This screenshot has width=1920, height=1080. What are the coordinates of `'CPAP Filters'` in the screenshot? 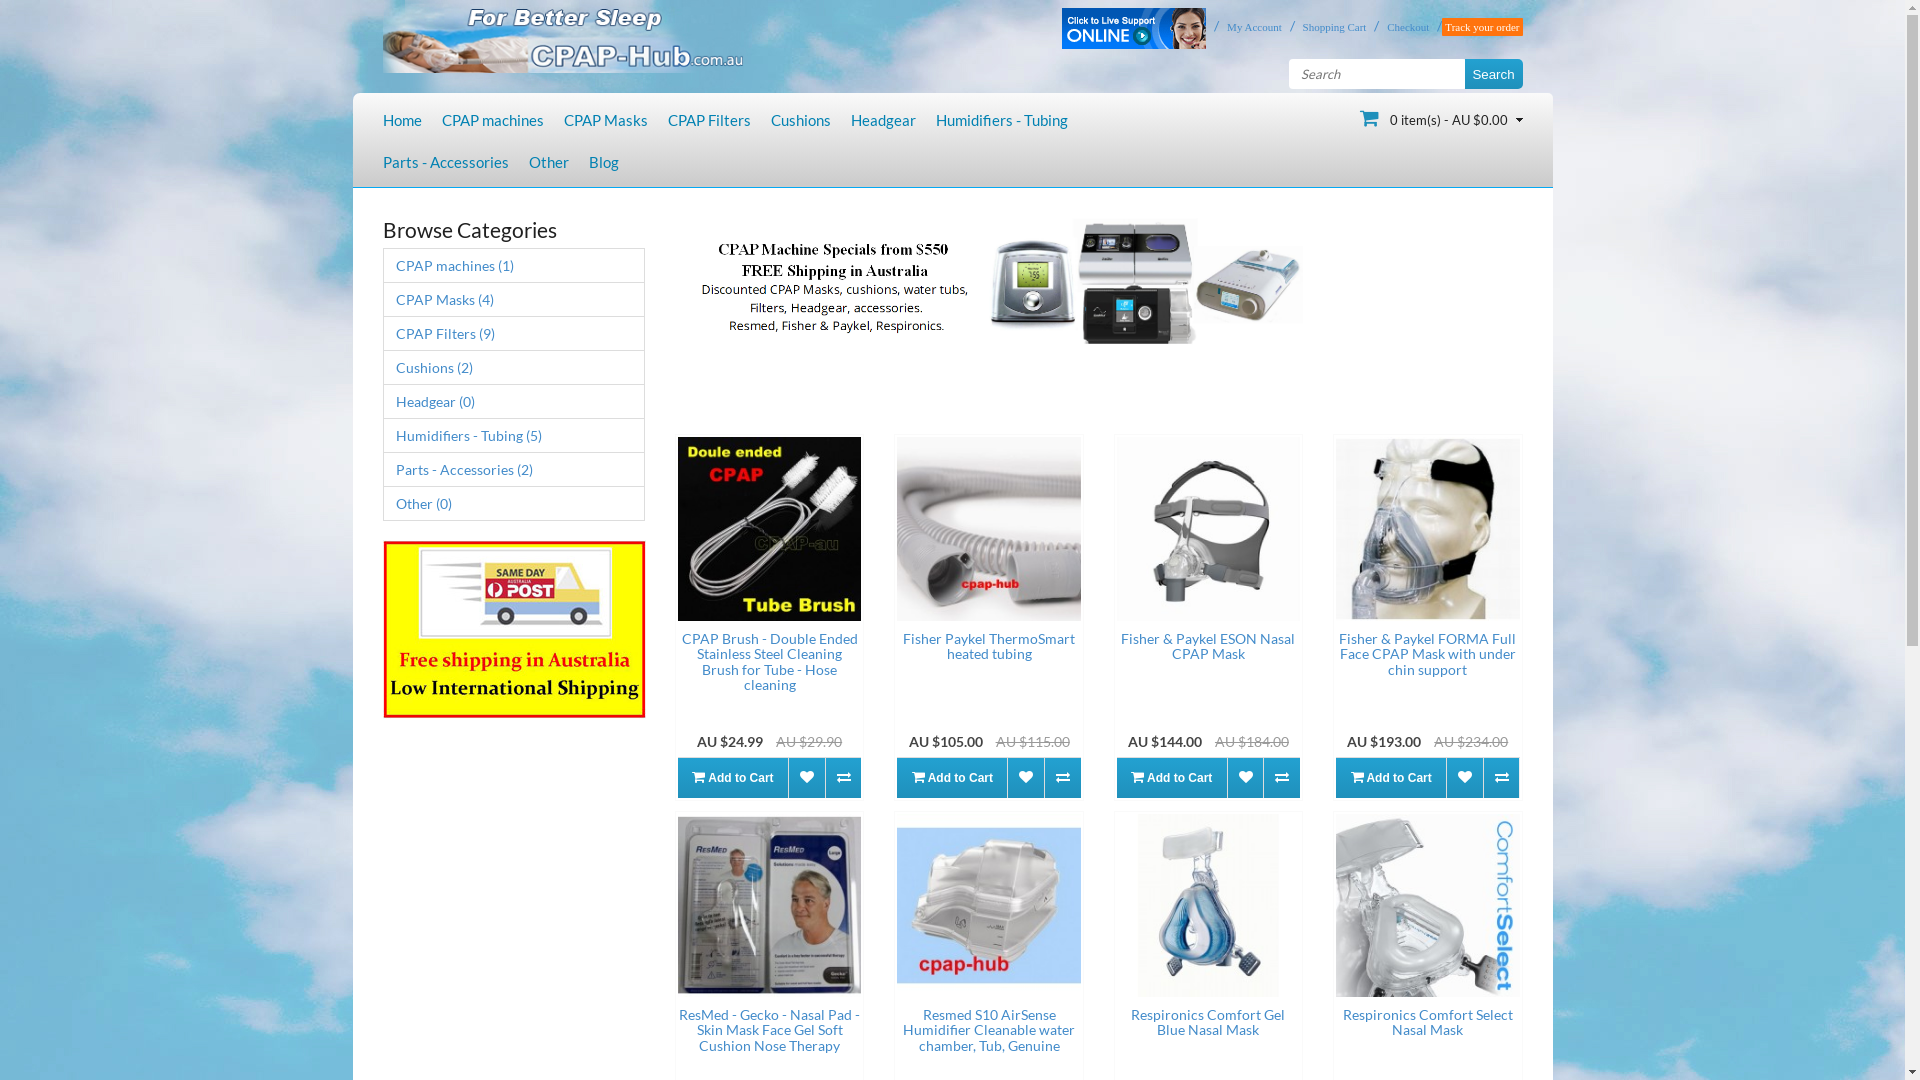 It's located at (709, 119).